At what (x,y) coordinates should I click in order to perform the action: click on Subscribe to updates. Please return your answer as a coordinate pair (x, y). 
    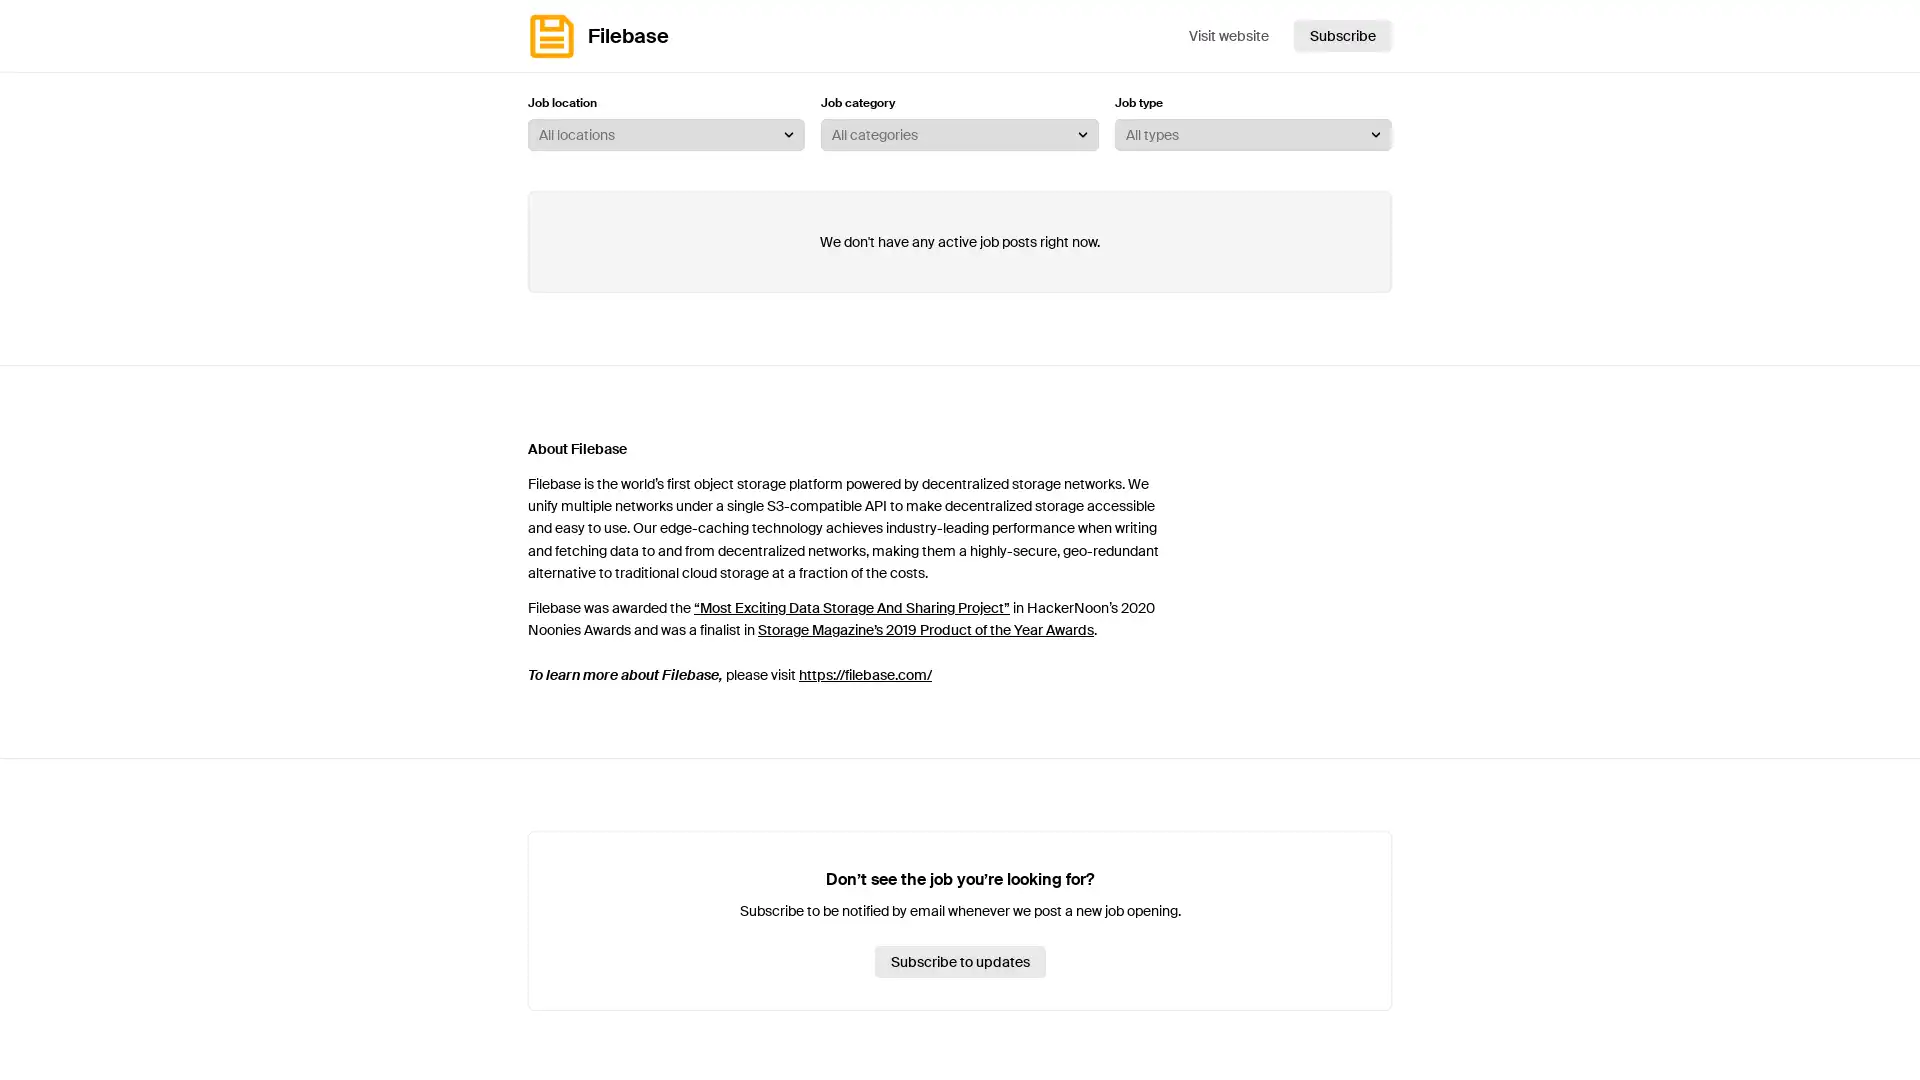
    Looking at the image, I should click on (958, 960).